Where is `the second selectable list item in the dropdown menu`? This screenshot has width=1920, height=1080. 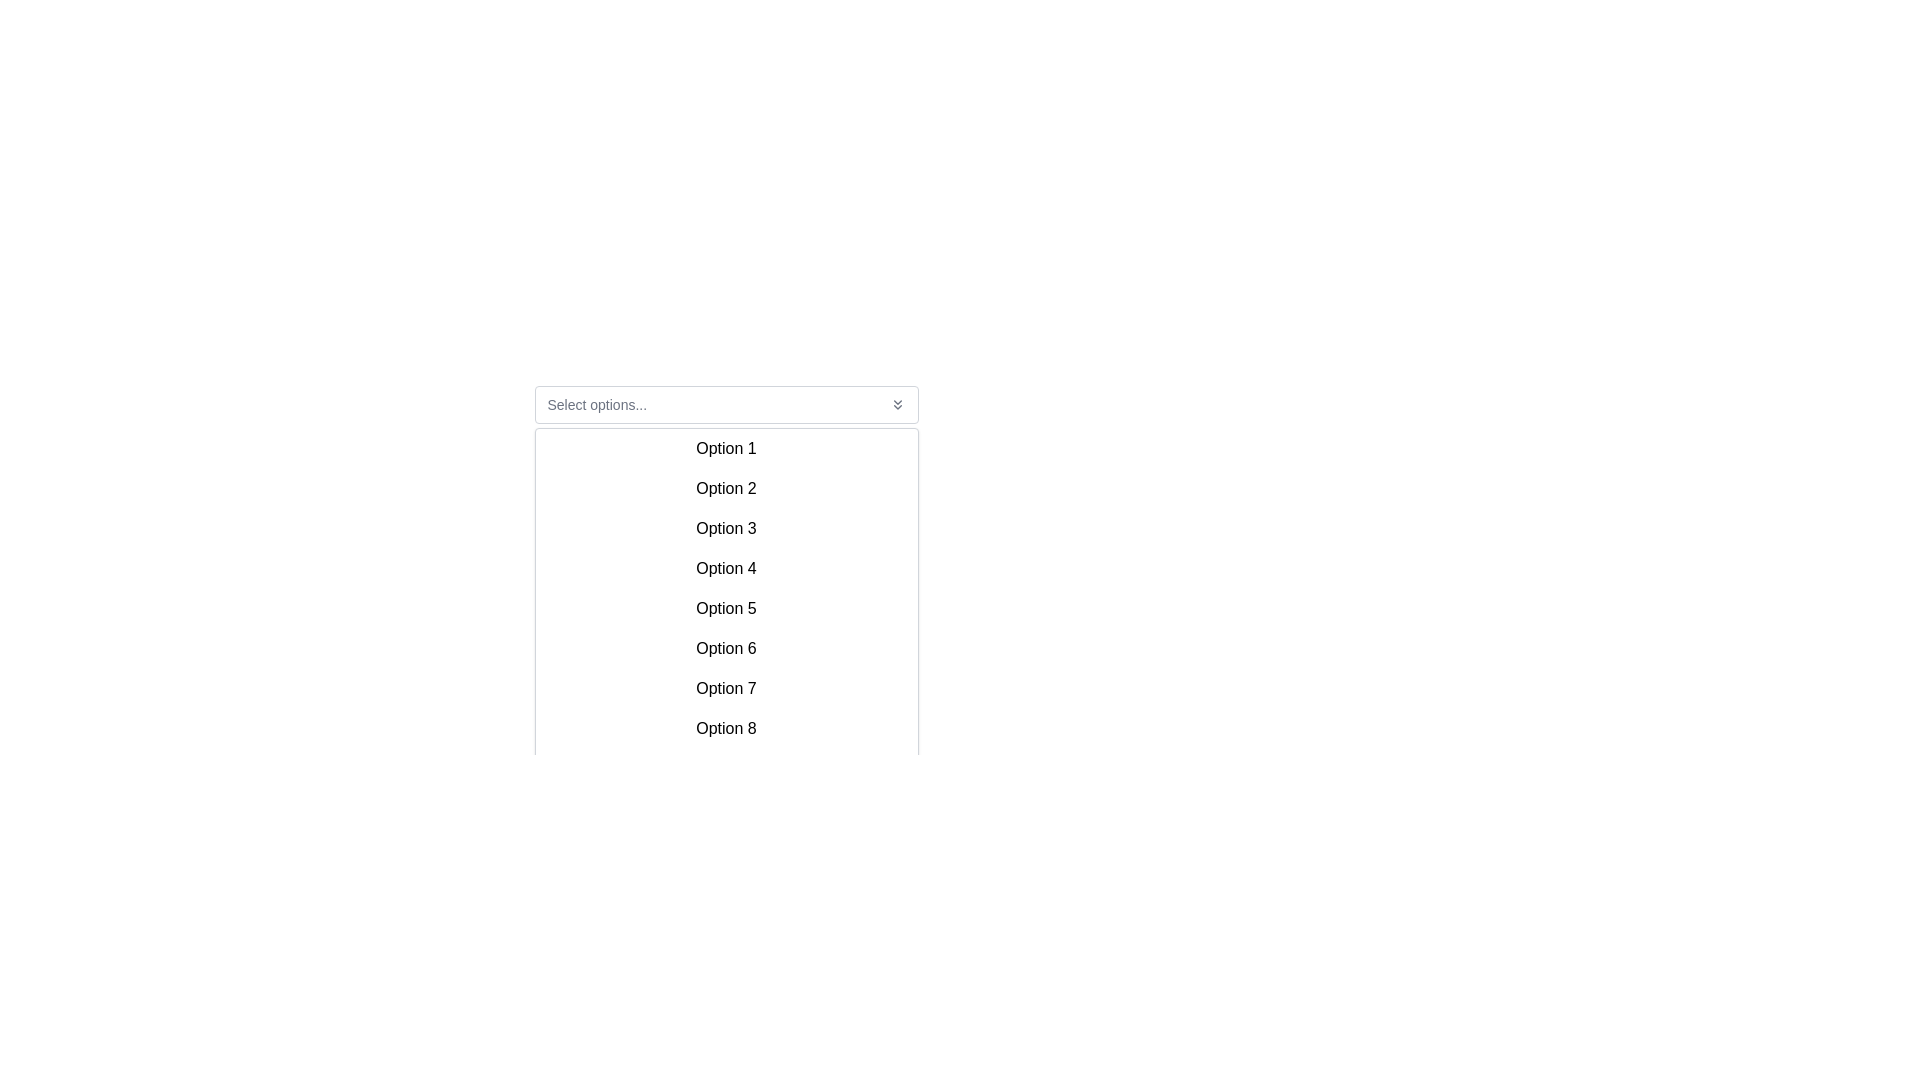 the second selectable list item in the dropdown menu is located at coordinates (725, 489).